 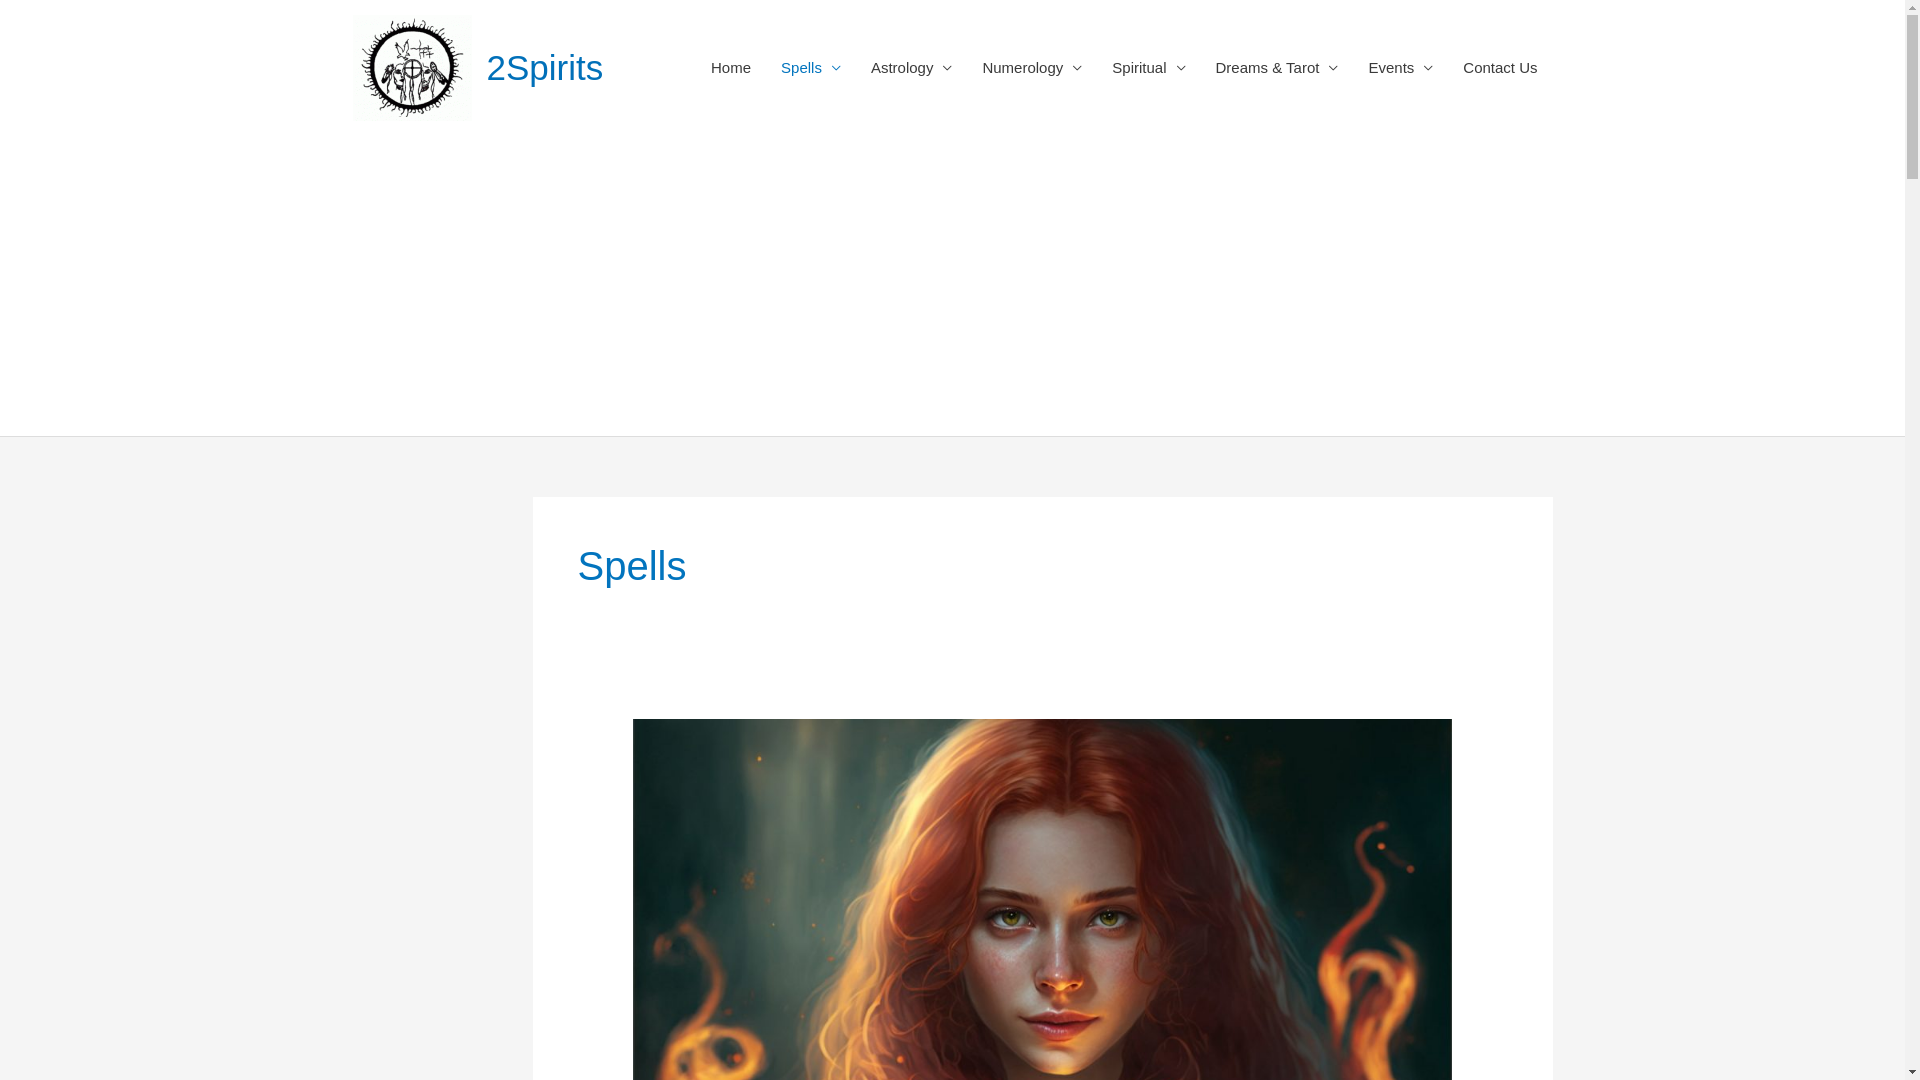 What do you see at coordinates (729, 67) in the screenshot?
I see `'Home'` at bounding box center [729, 67].